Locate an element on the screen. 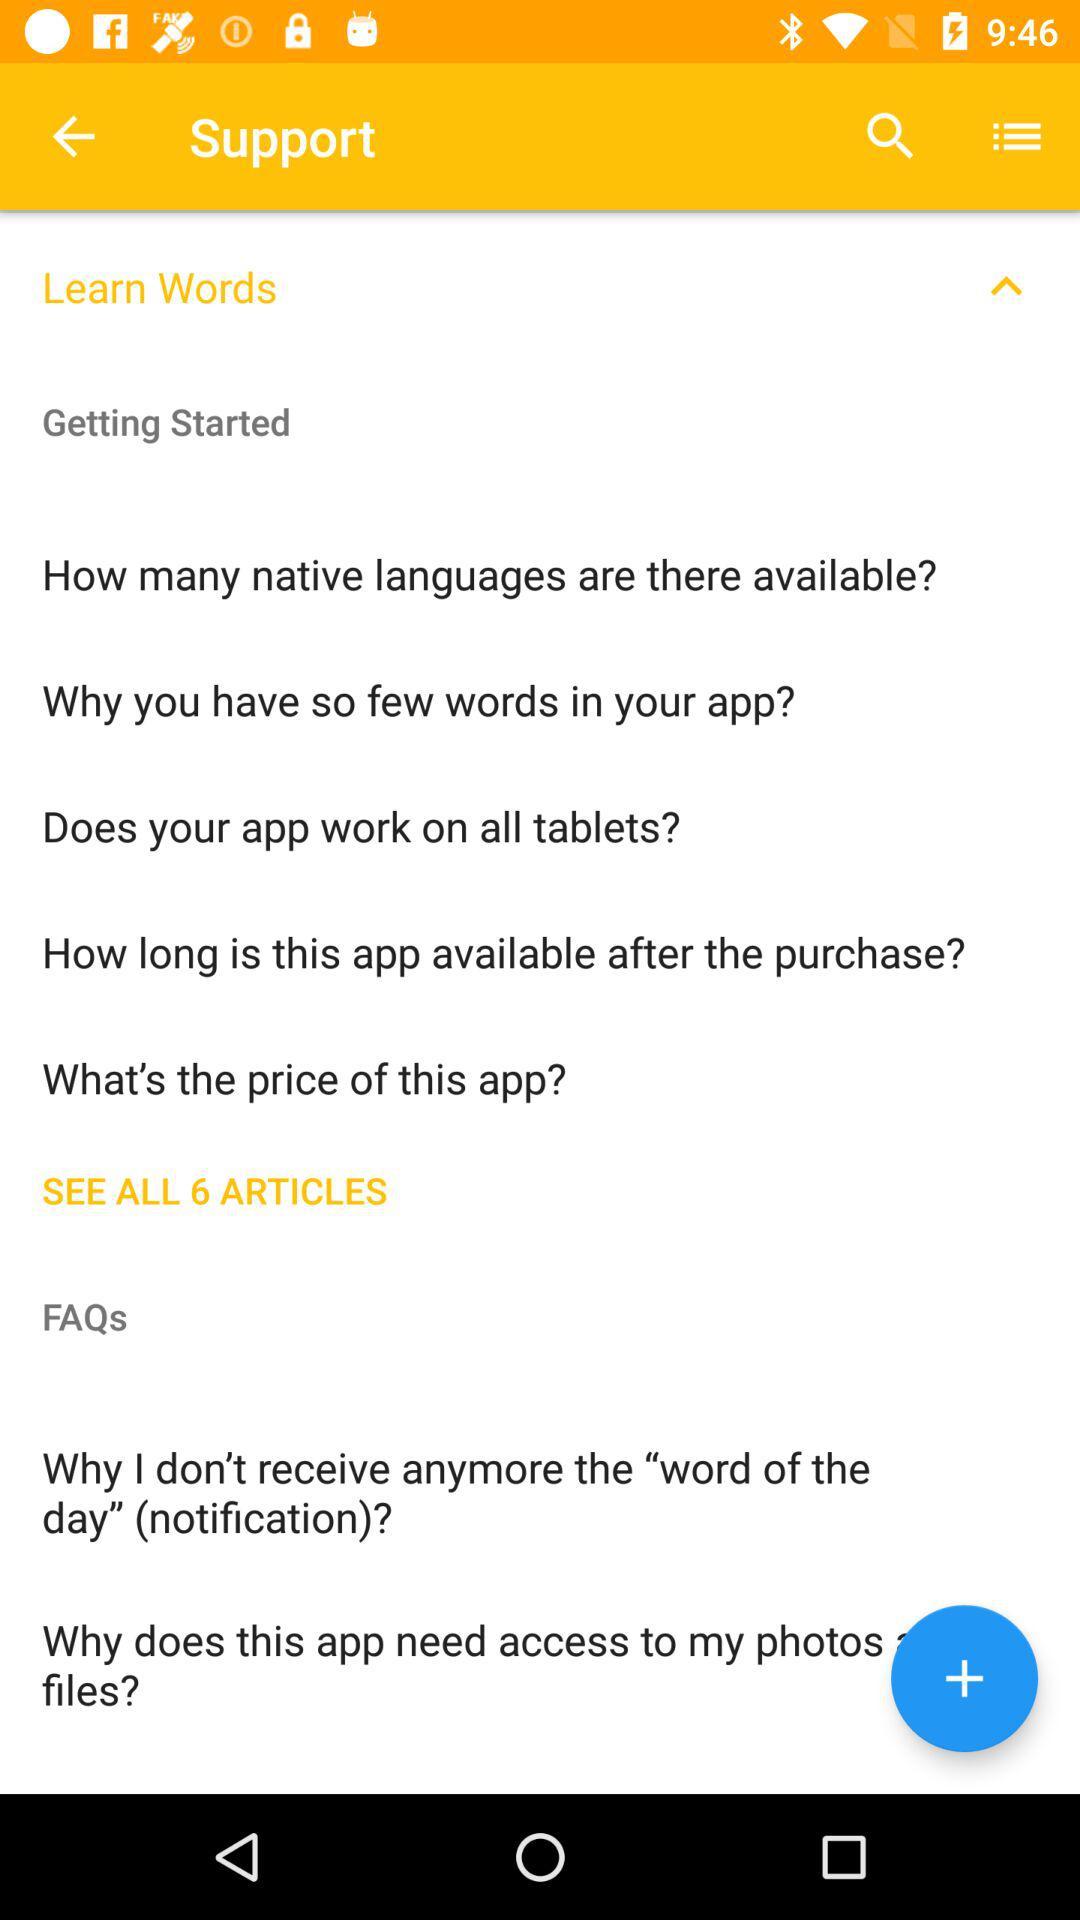 This screenshot has height=1920, width=1080. icon above the faqs icon is located at coordinates (540, 1186).